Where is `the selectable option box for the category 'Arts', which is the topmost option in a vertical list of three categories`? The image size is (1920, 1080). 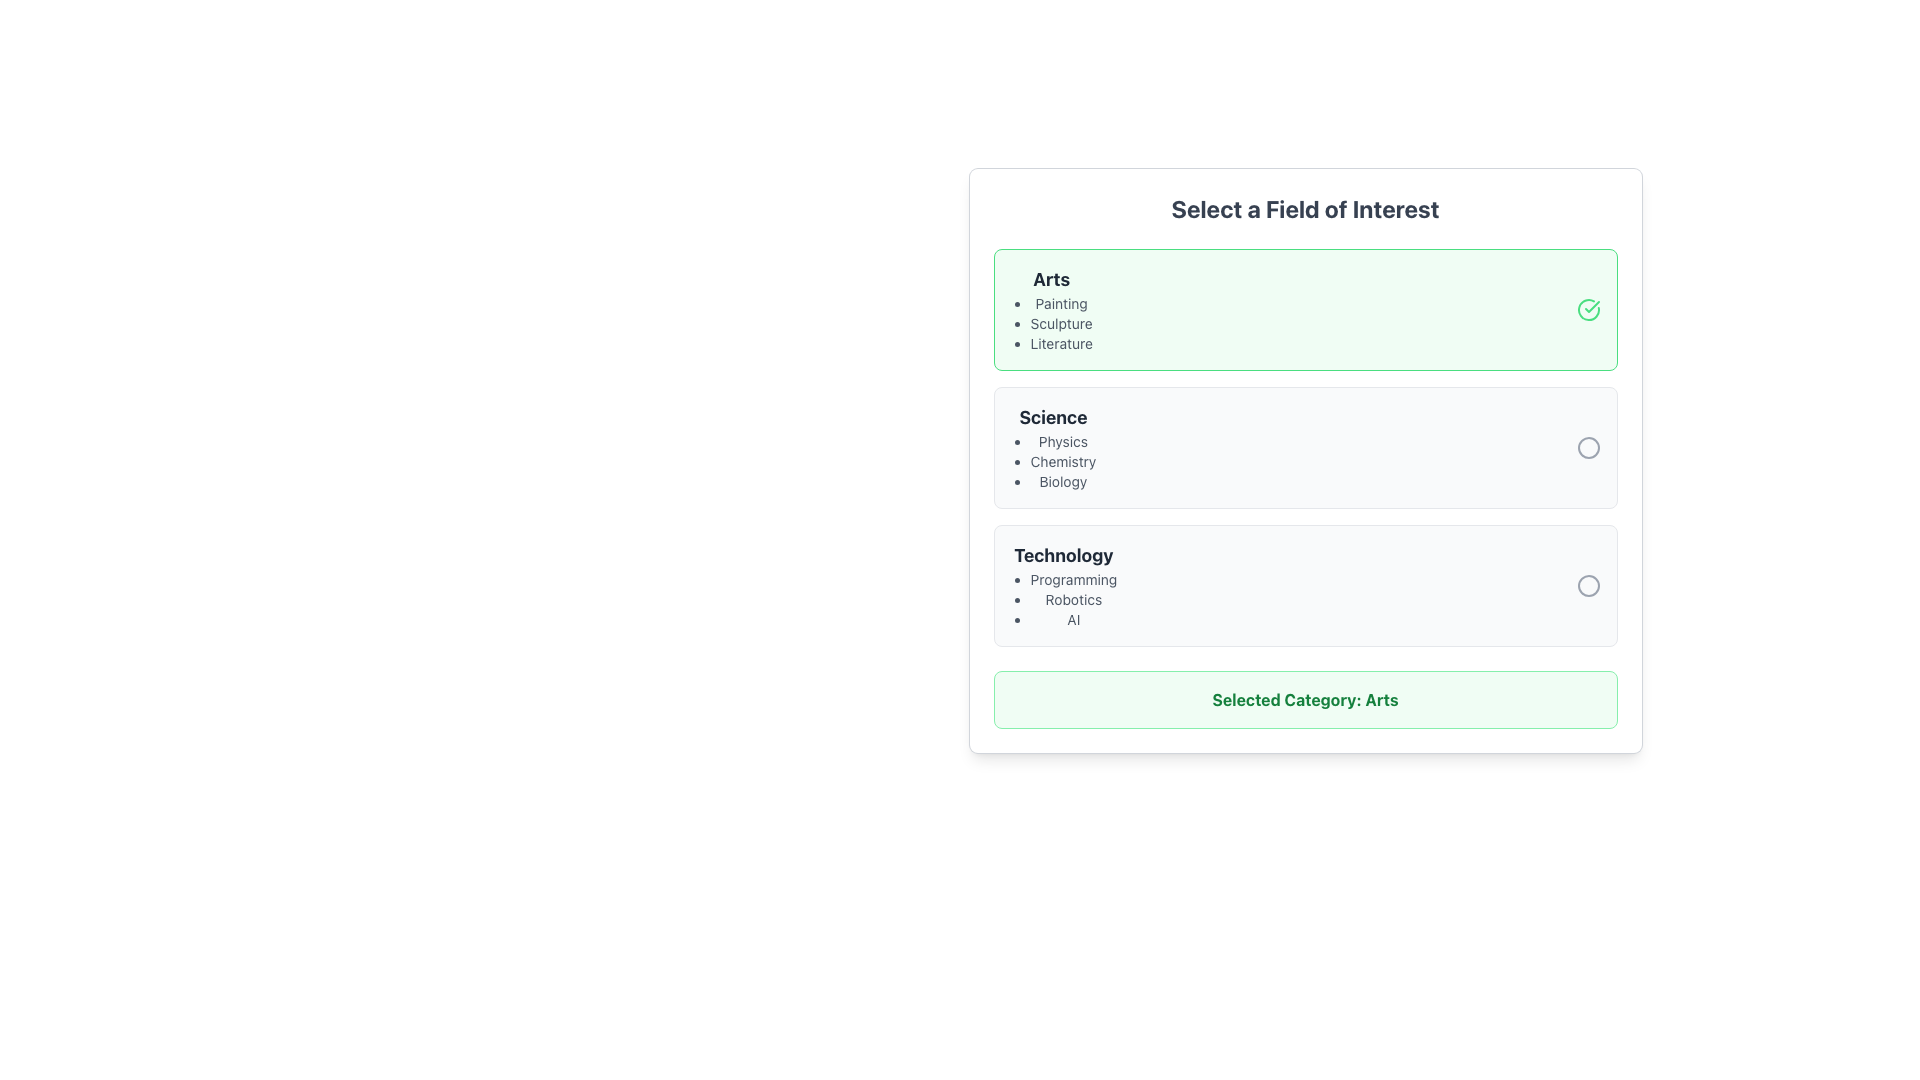
the selectable option box for the category 'Arts', which is the topmost option in a vertical list of three categories is located at coordinates (1305, 309).